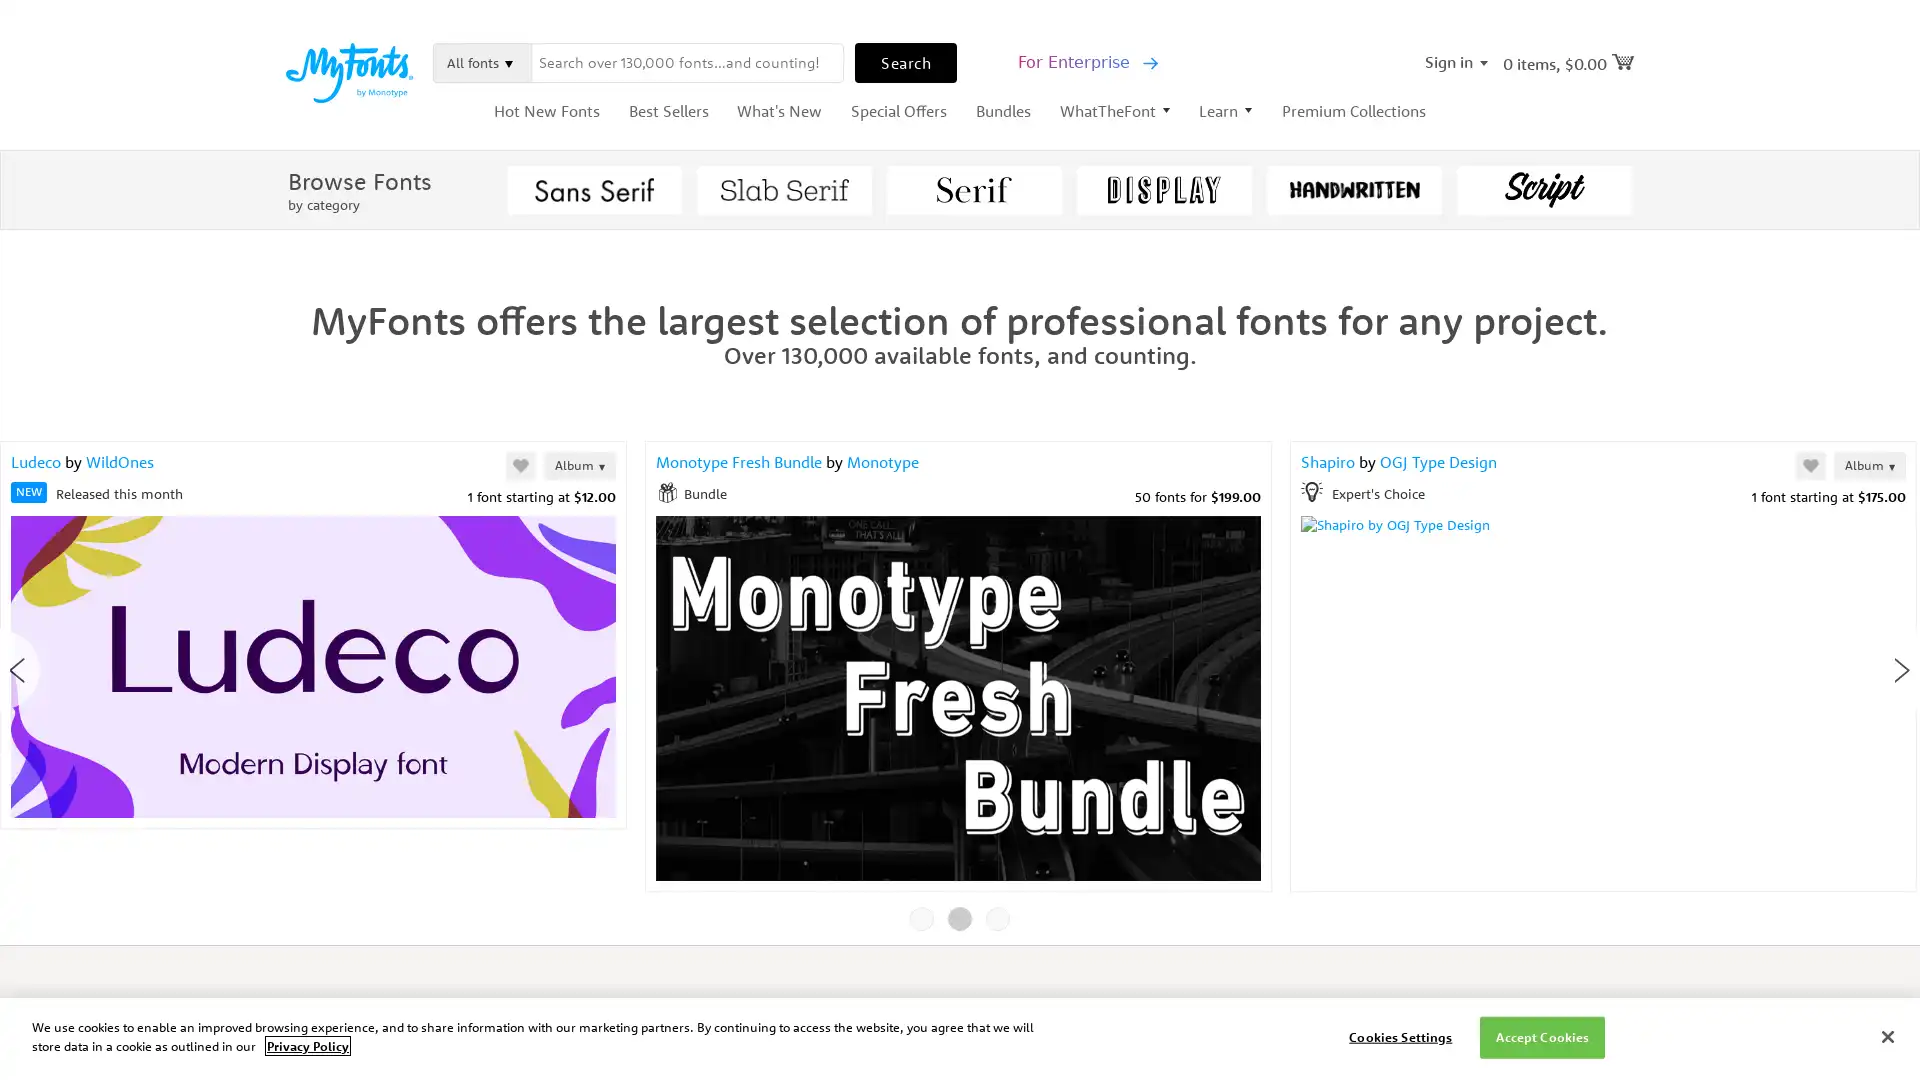 The width and height of the screenshot is (1920, 1080). Describe the element at coordinates (1541, 1036) in the screenshot. I see `Accept Cookies` at that location.